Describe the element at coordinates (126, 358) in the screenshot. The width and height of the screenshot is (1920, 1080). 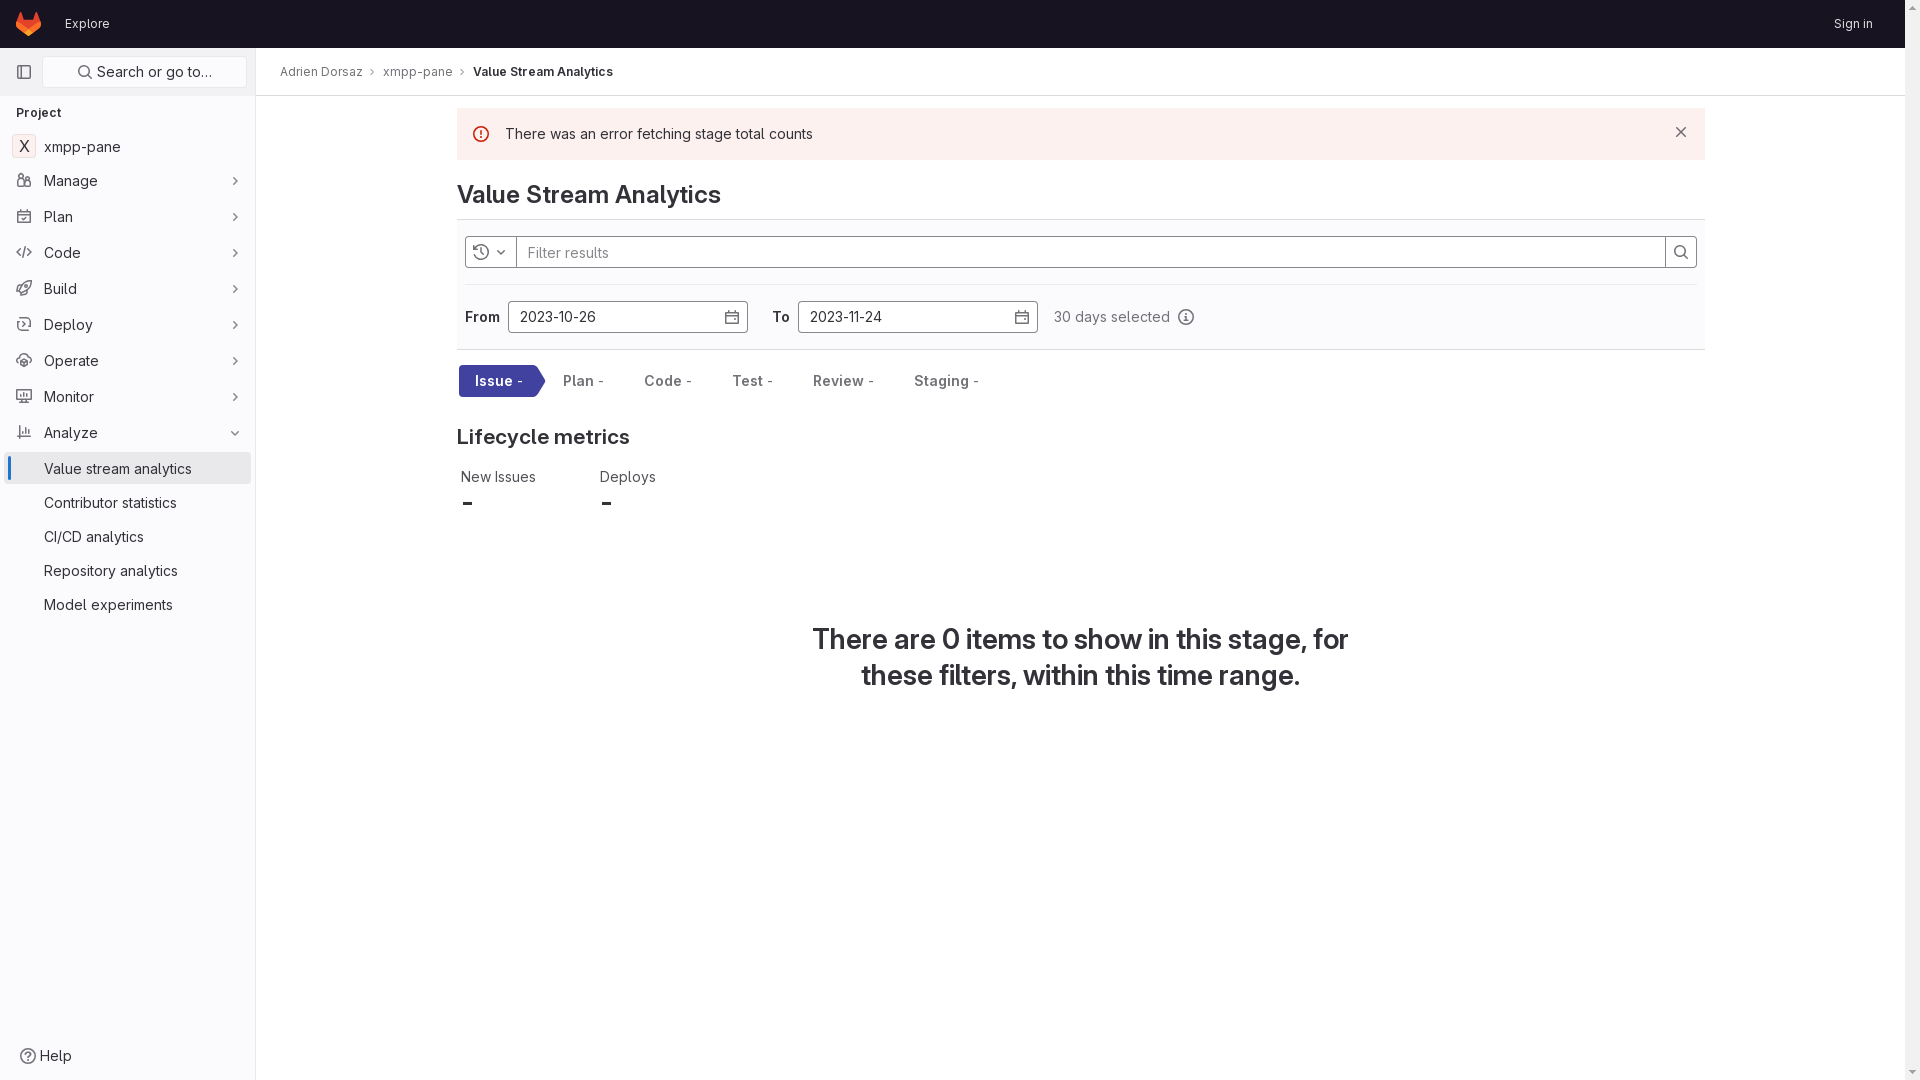
I see `'Operate'` at that location.